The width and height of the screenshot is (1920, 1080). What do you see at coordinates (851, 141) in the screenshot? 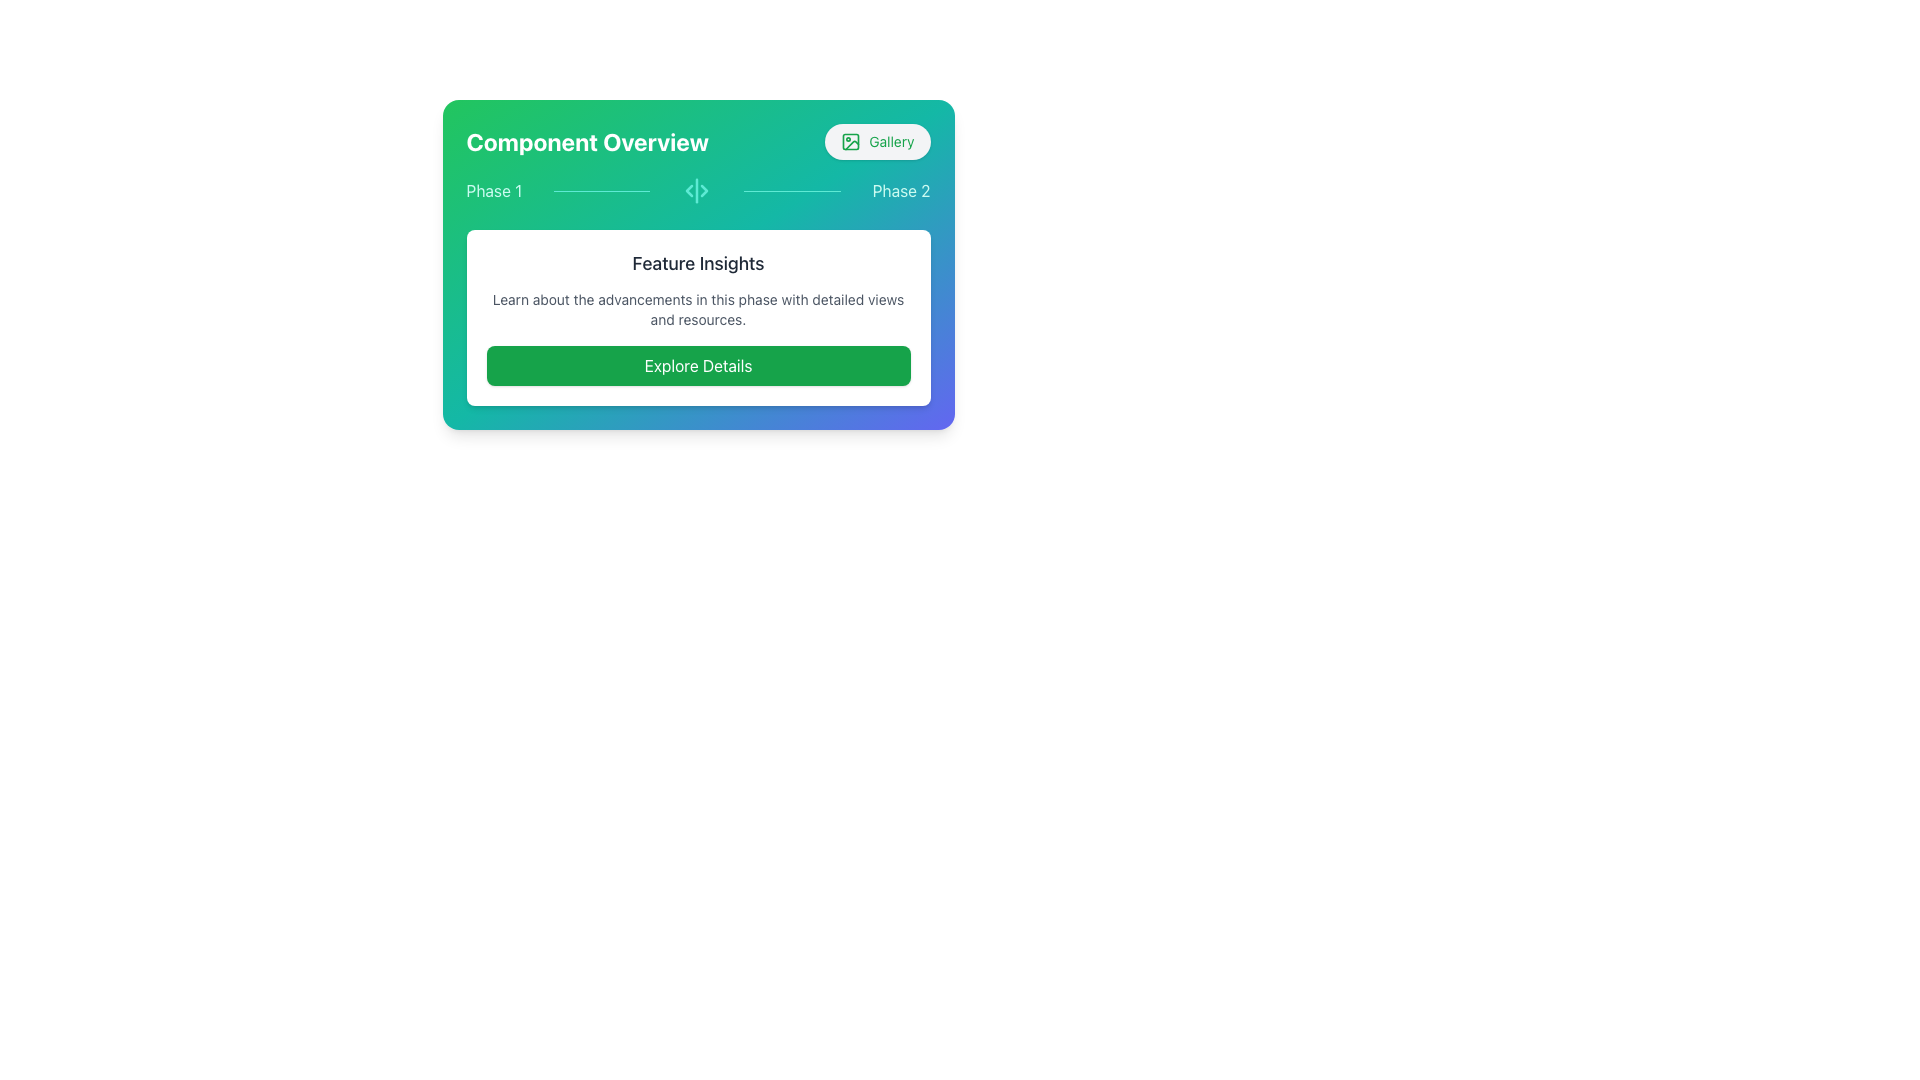
I see `the small icon resembling a stylized image frame with a circle inside, which is located to the left of the 'Gallery' button in the top-right corner of the 'Component Overview' section` at bounding box center [851, 141].